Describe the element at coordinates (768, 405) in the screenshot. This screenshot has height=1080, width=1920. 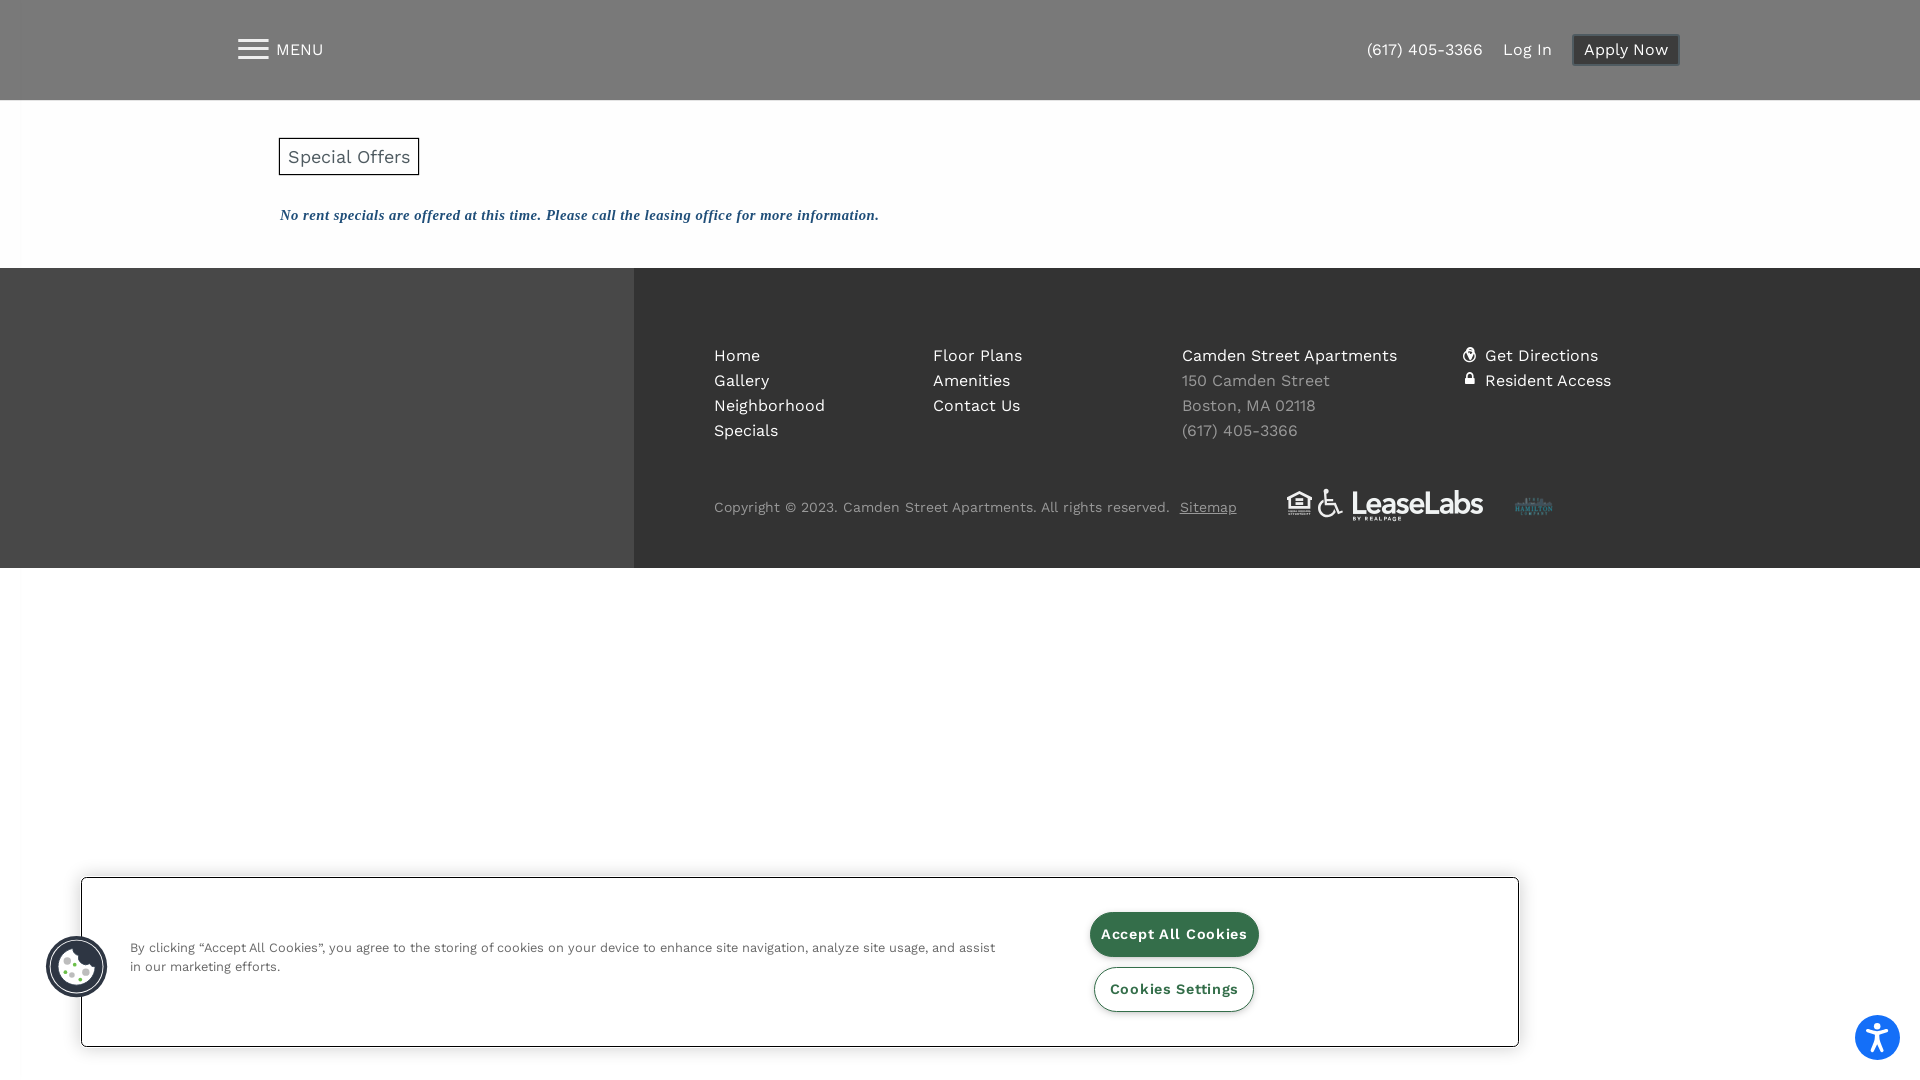
I see `'Neighborhood'` at that location.